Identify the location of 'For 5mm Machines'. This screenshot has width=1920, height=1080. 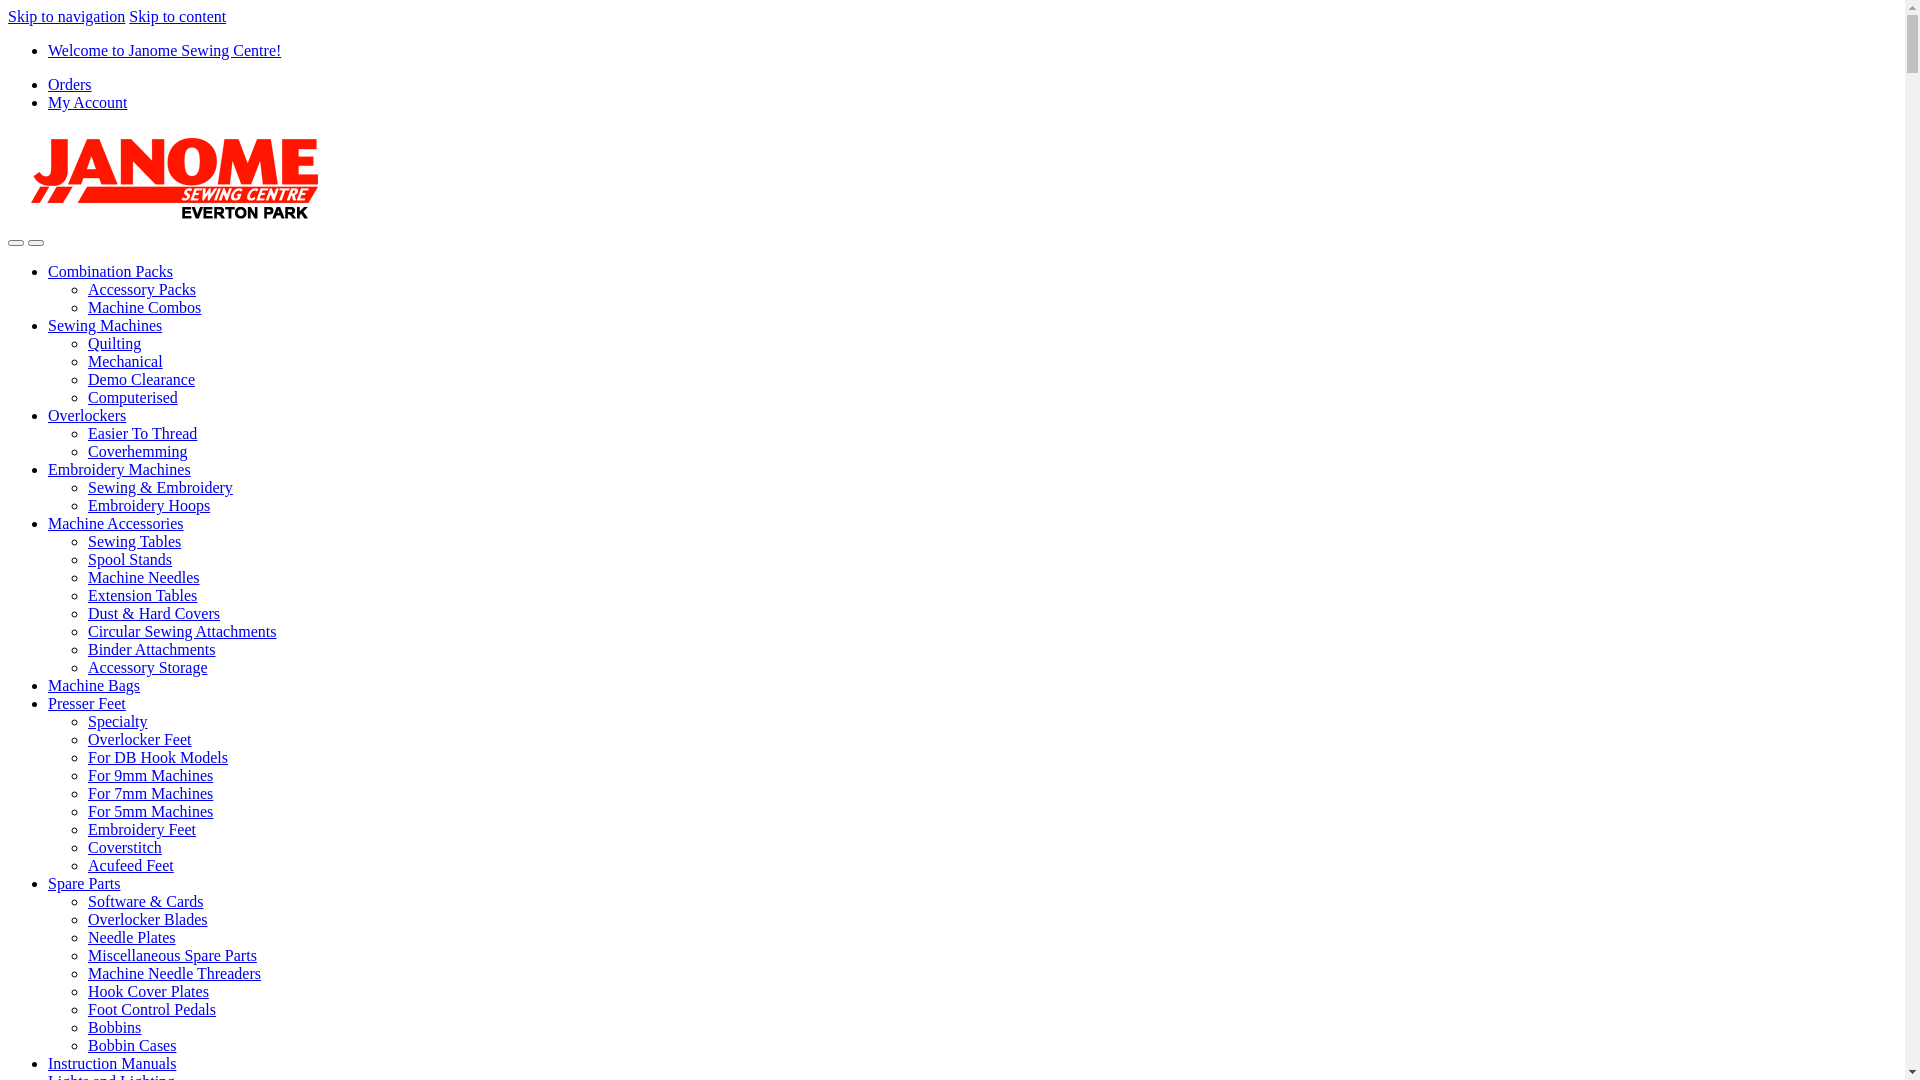
(149, 811).